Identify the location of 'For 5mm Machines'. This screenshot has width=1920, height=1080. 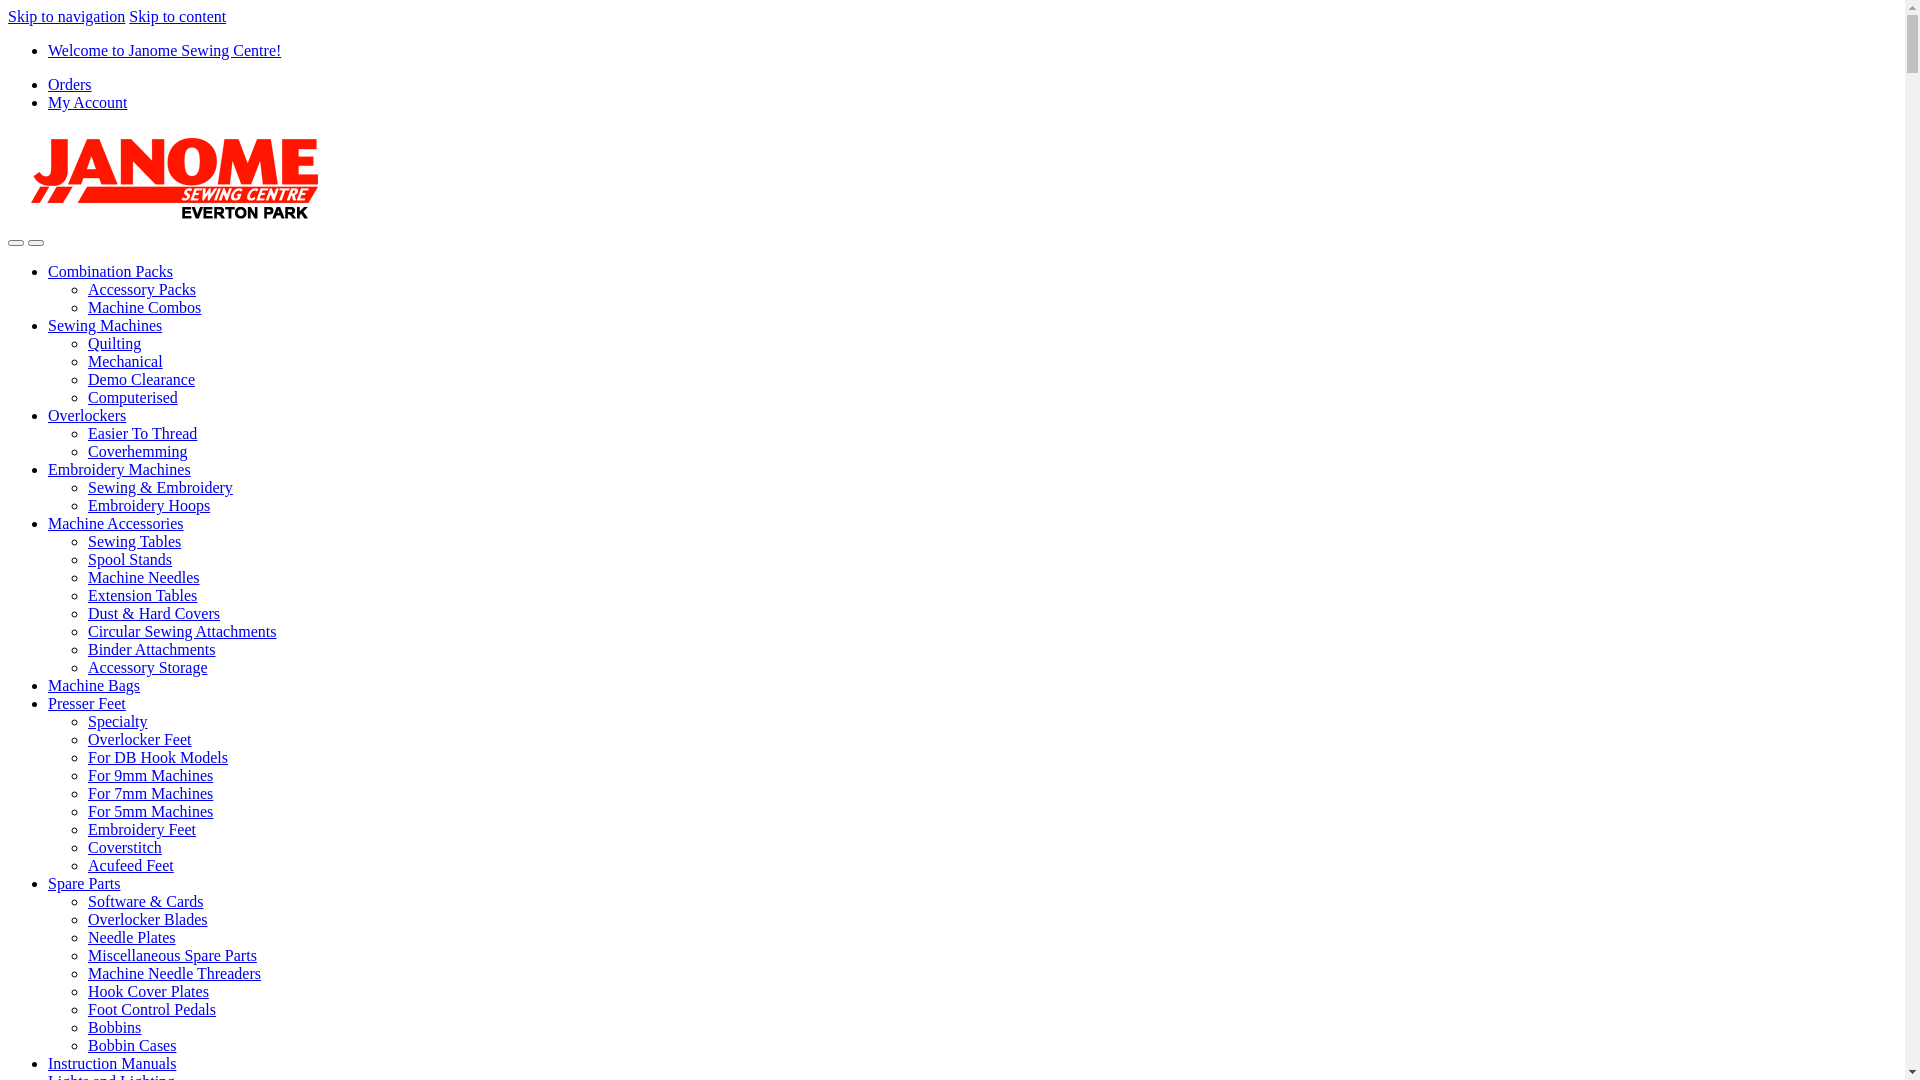
(149, 811).